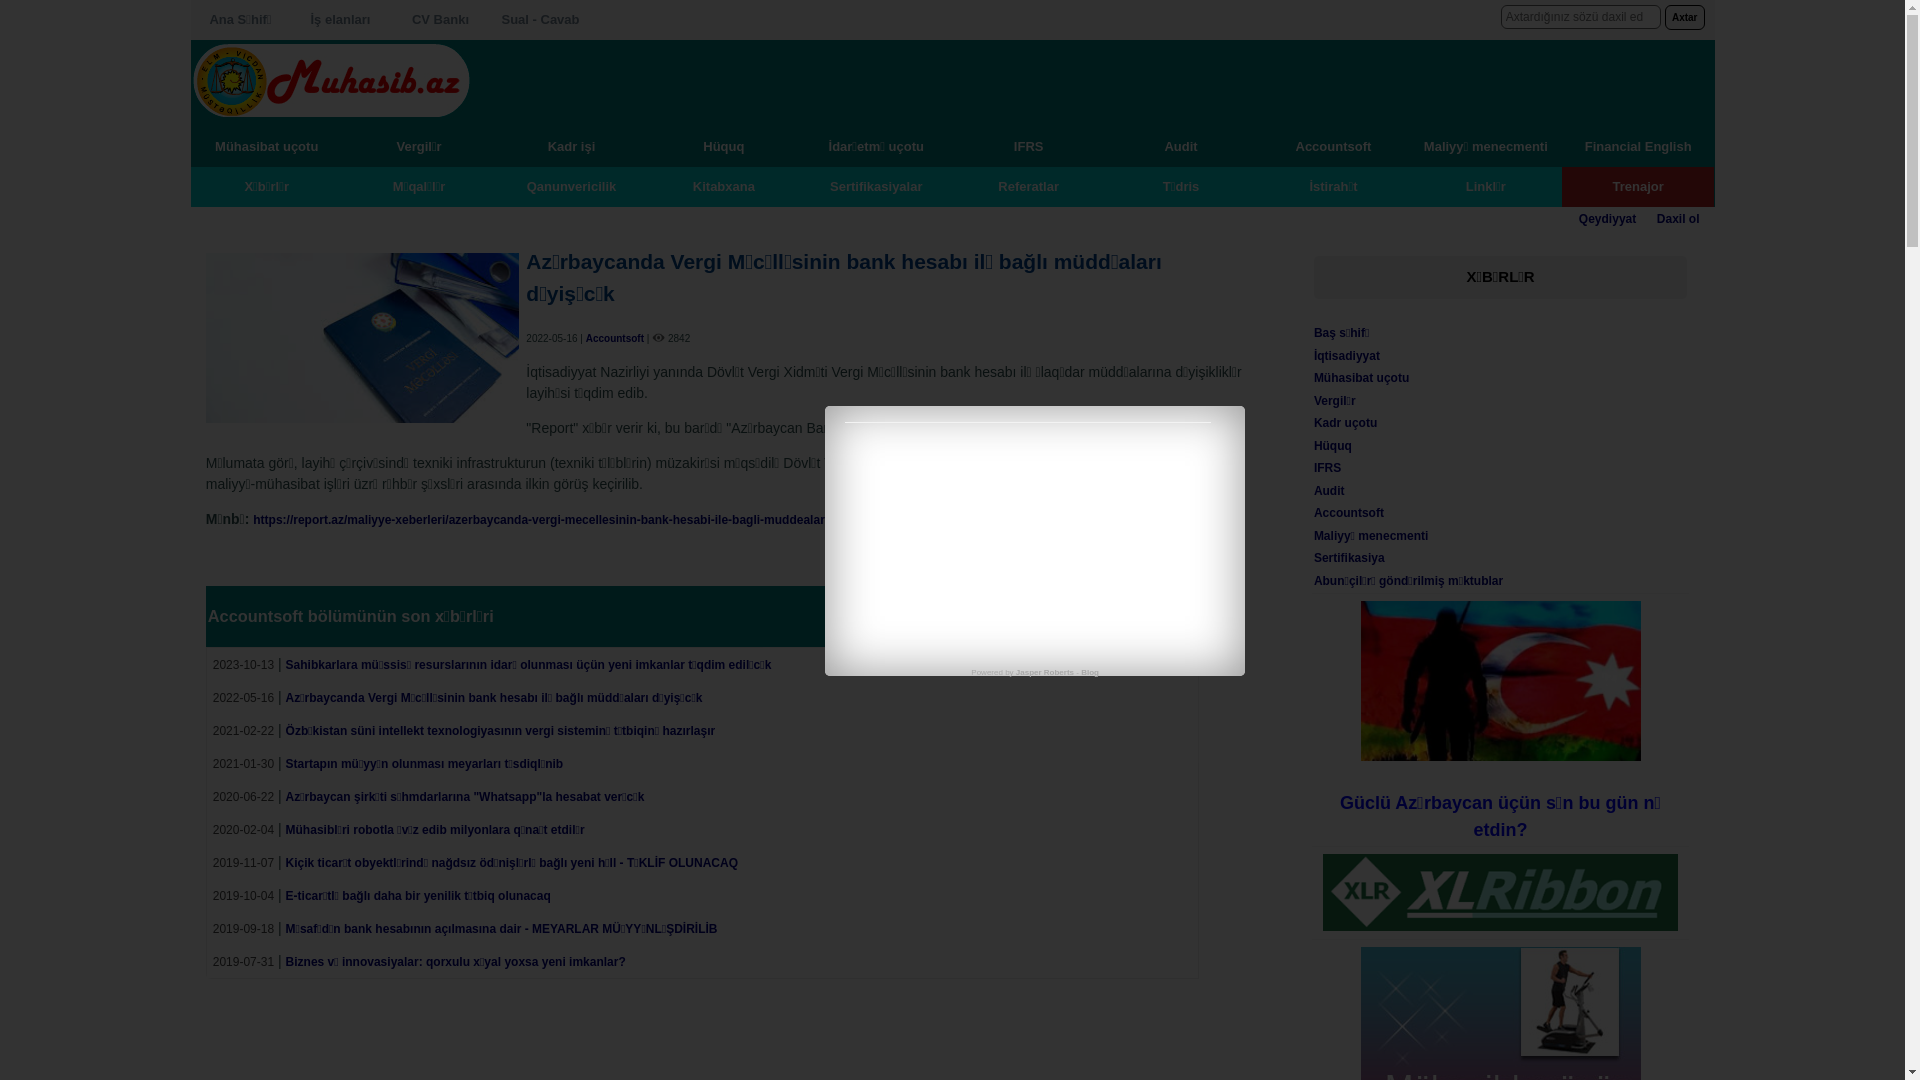  Describe the element at coordinates (1349, 558) in the screenshot. I see `'Sertifikasiya'` at that location.